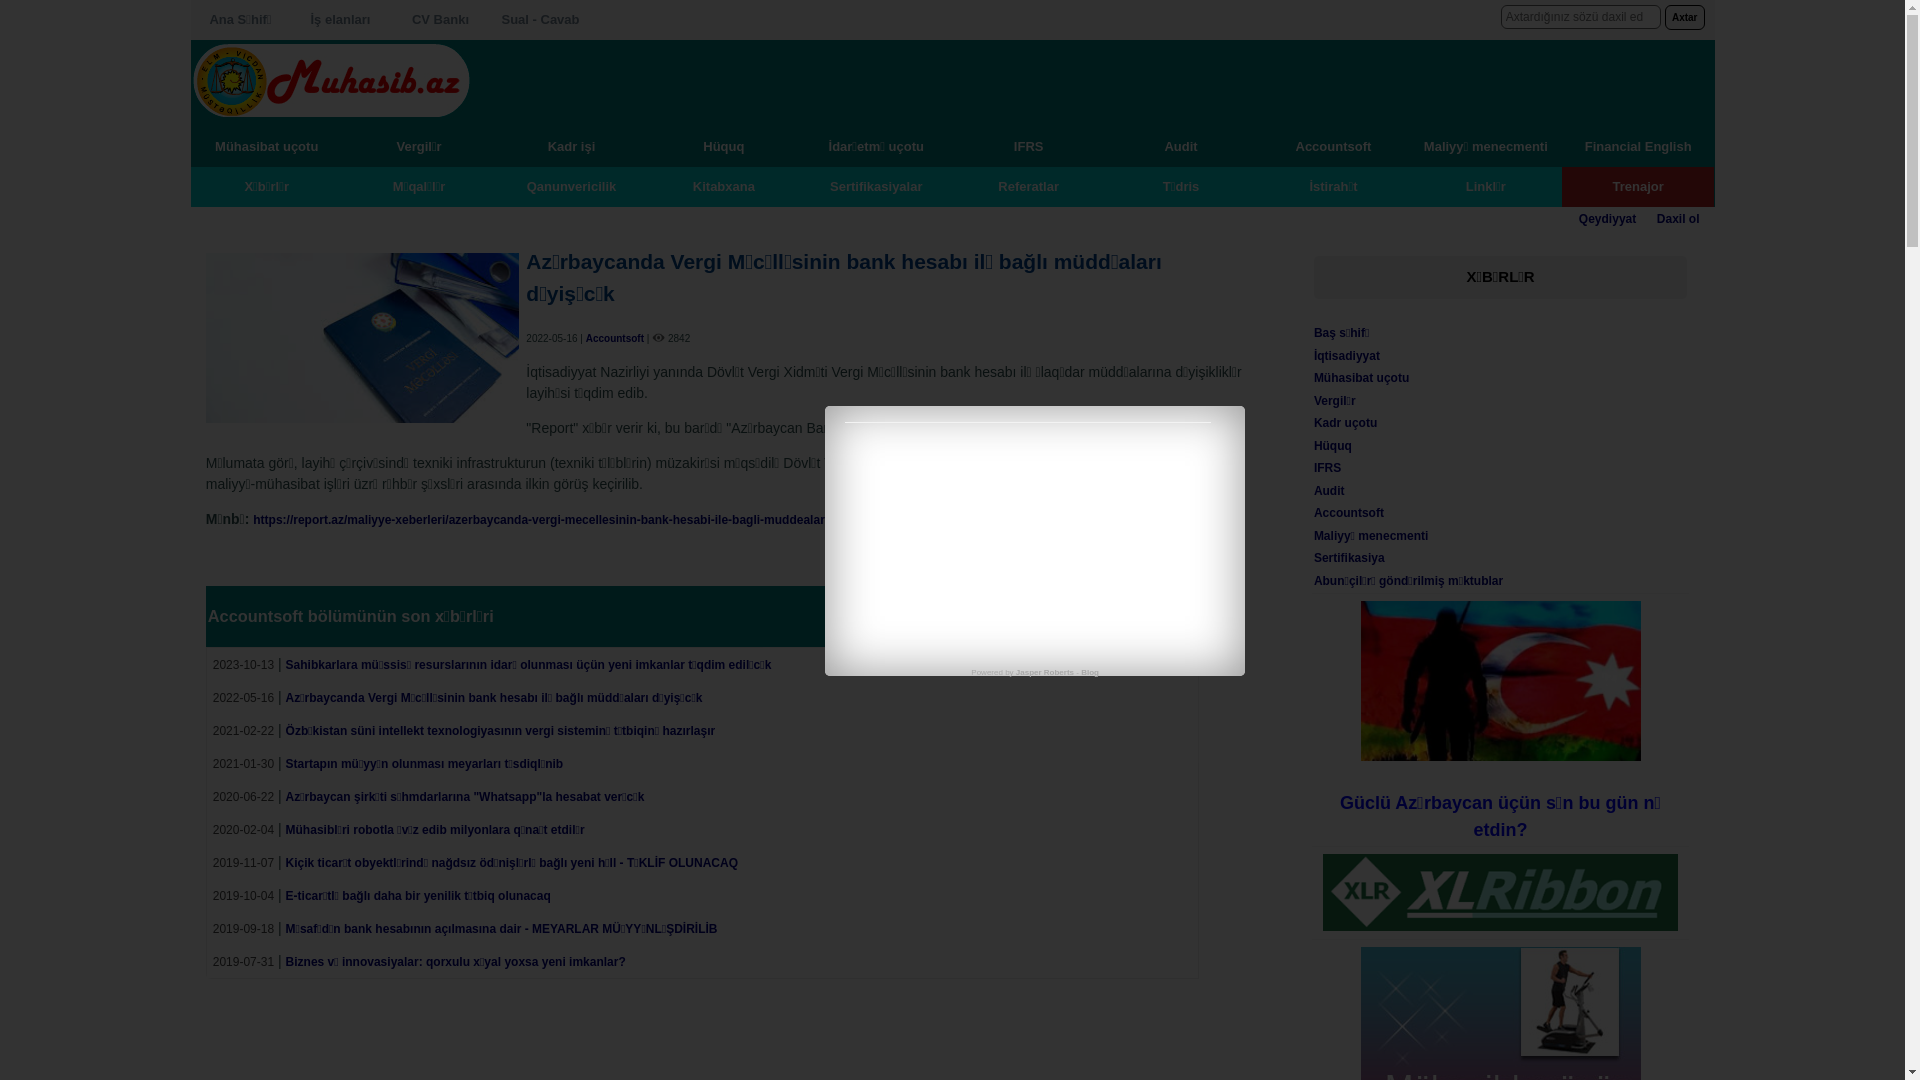  Describe the element at coordinates (1349, 558) in the screenshot. I see `'Sertifikasiya'` at that location.